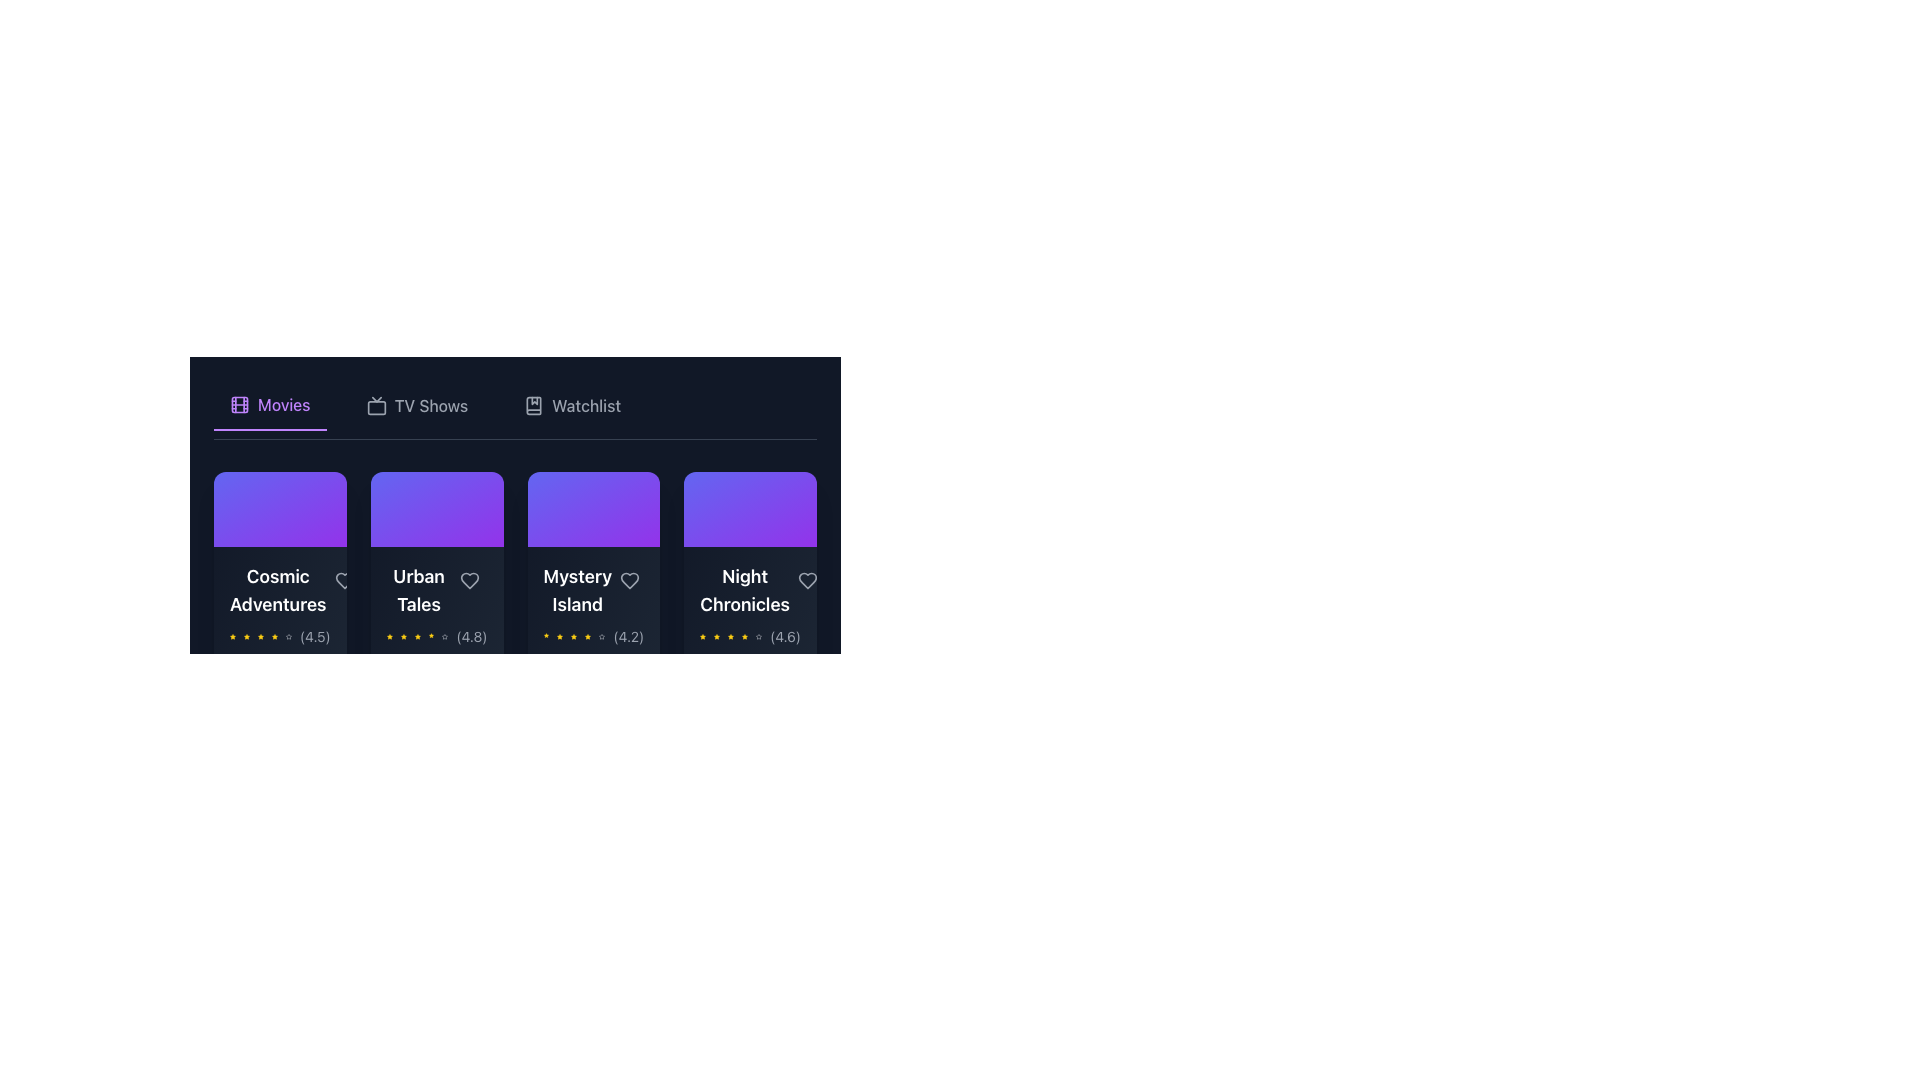 This screenshot has height=1080, width=1920. What do you see at coordinates (533, 405) in the screenshot?
I see `the 'Watchlist' icon` at bounding box center [533, 405].